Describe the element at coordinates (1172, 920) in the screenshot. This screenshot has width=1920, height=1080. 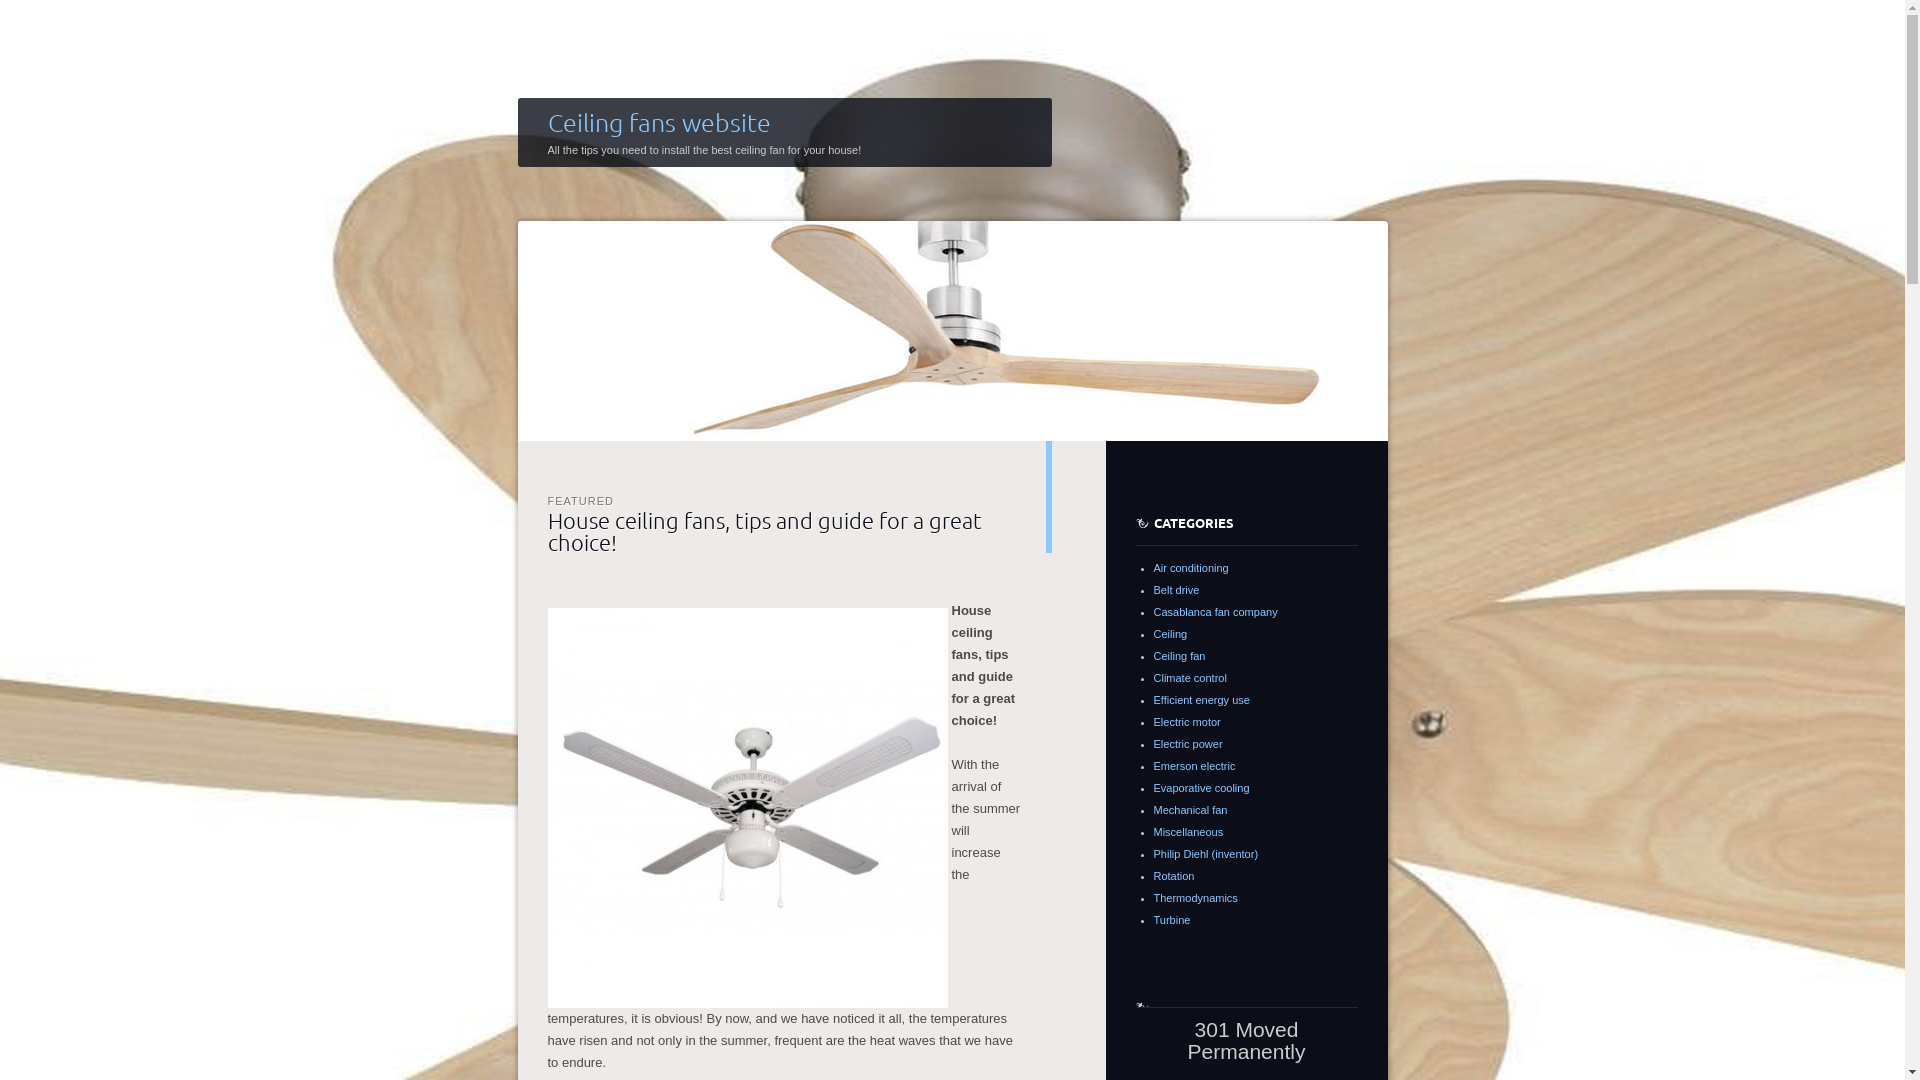
I see `'Turbine'` at that location.